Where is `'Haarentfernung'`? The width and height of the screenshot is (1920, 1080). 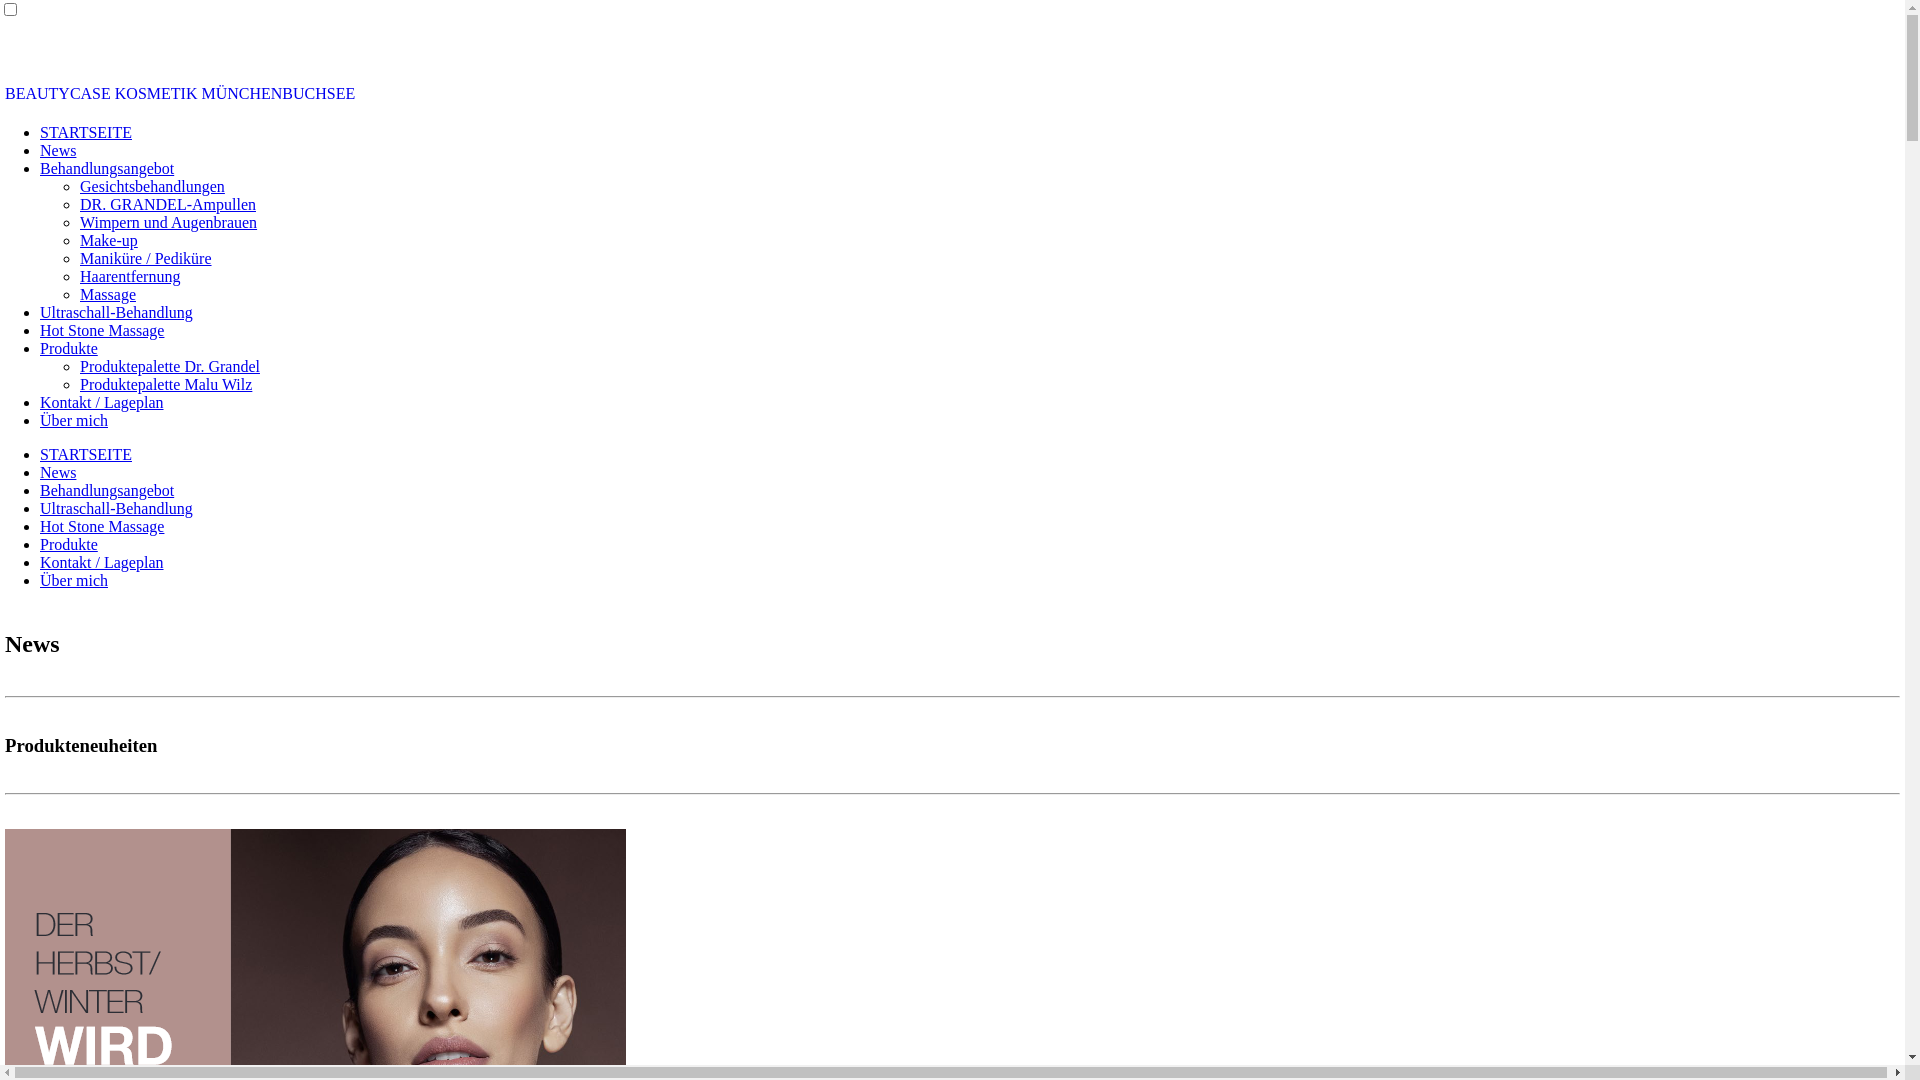
'Haarentfernung' is located at coordinates (128, 276).